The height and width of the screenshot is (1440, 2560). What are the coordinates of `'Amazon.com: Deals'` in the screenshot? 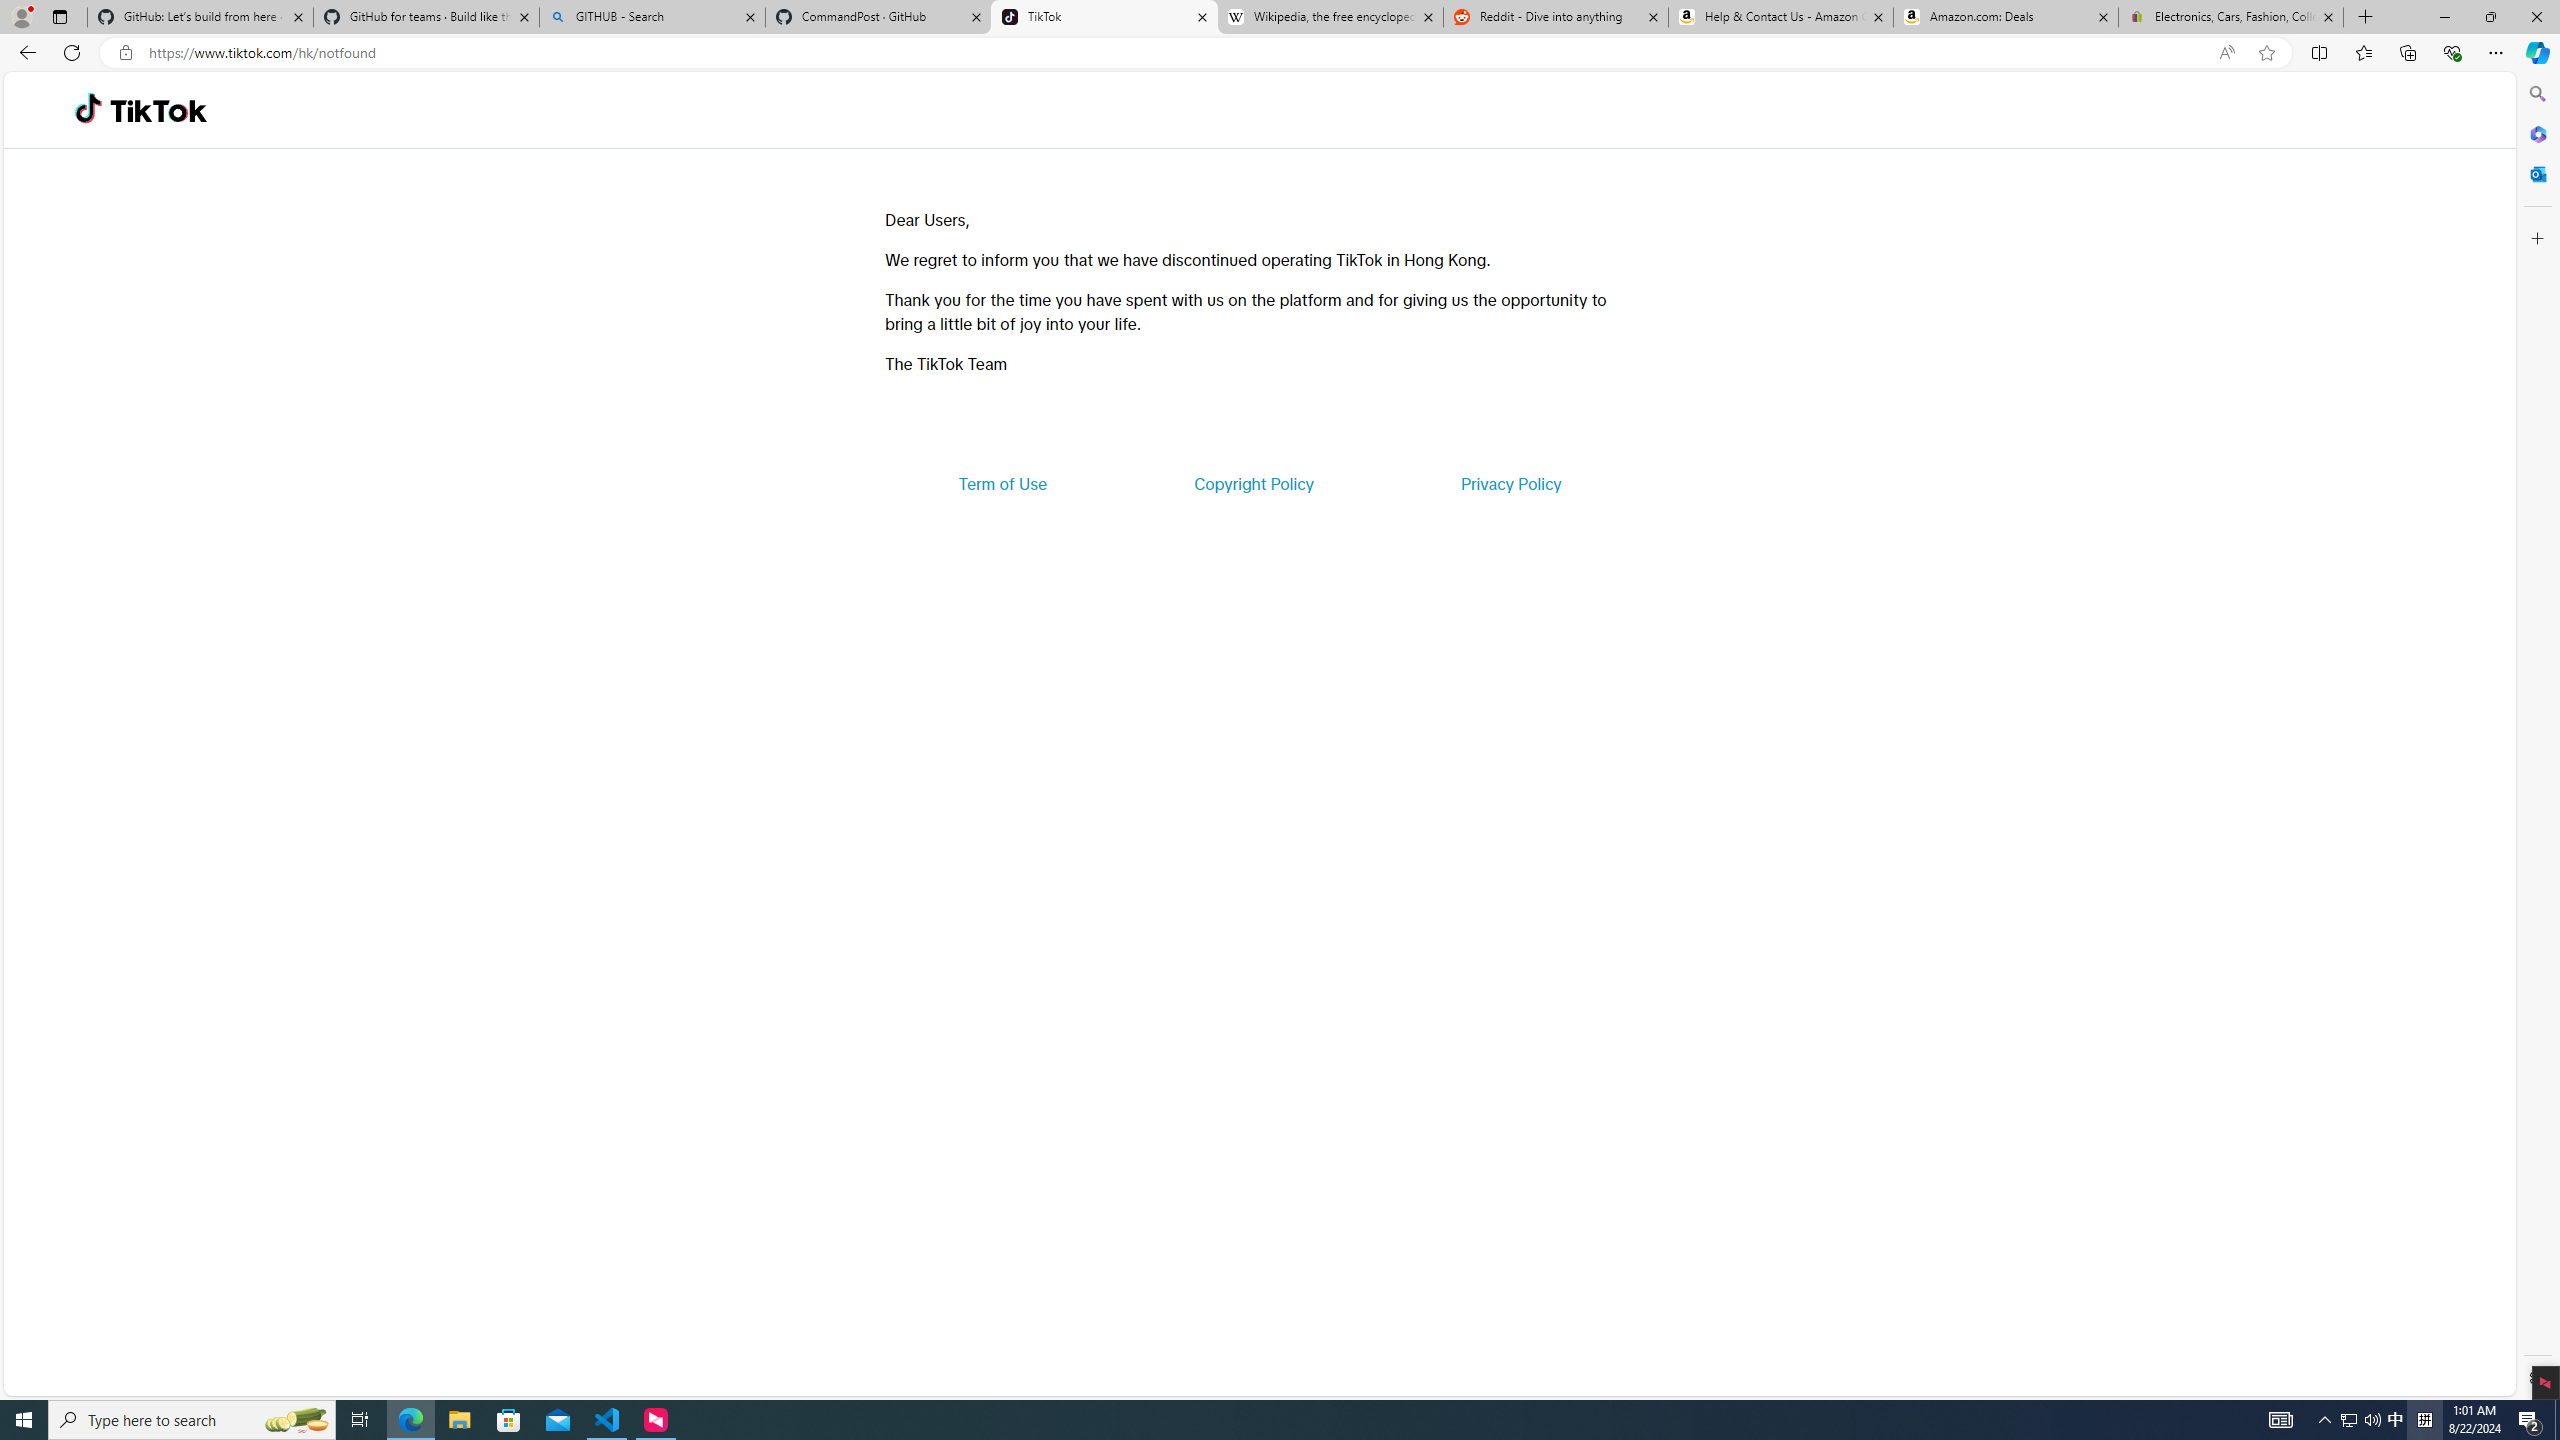 It's located at (2005, 16).